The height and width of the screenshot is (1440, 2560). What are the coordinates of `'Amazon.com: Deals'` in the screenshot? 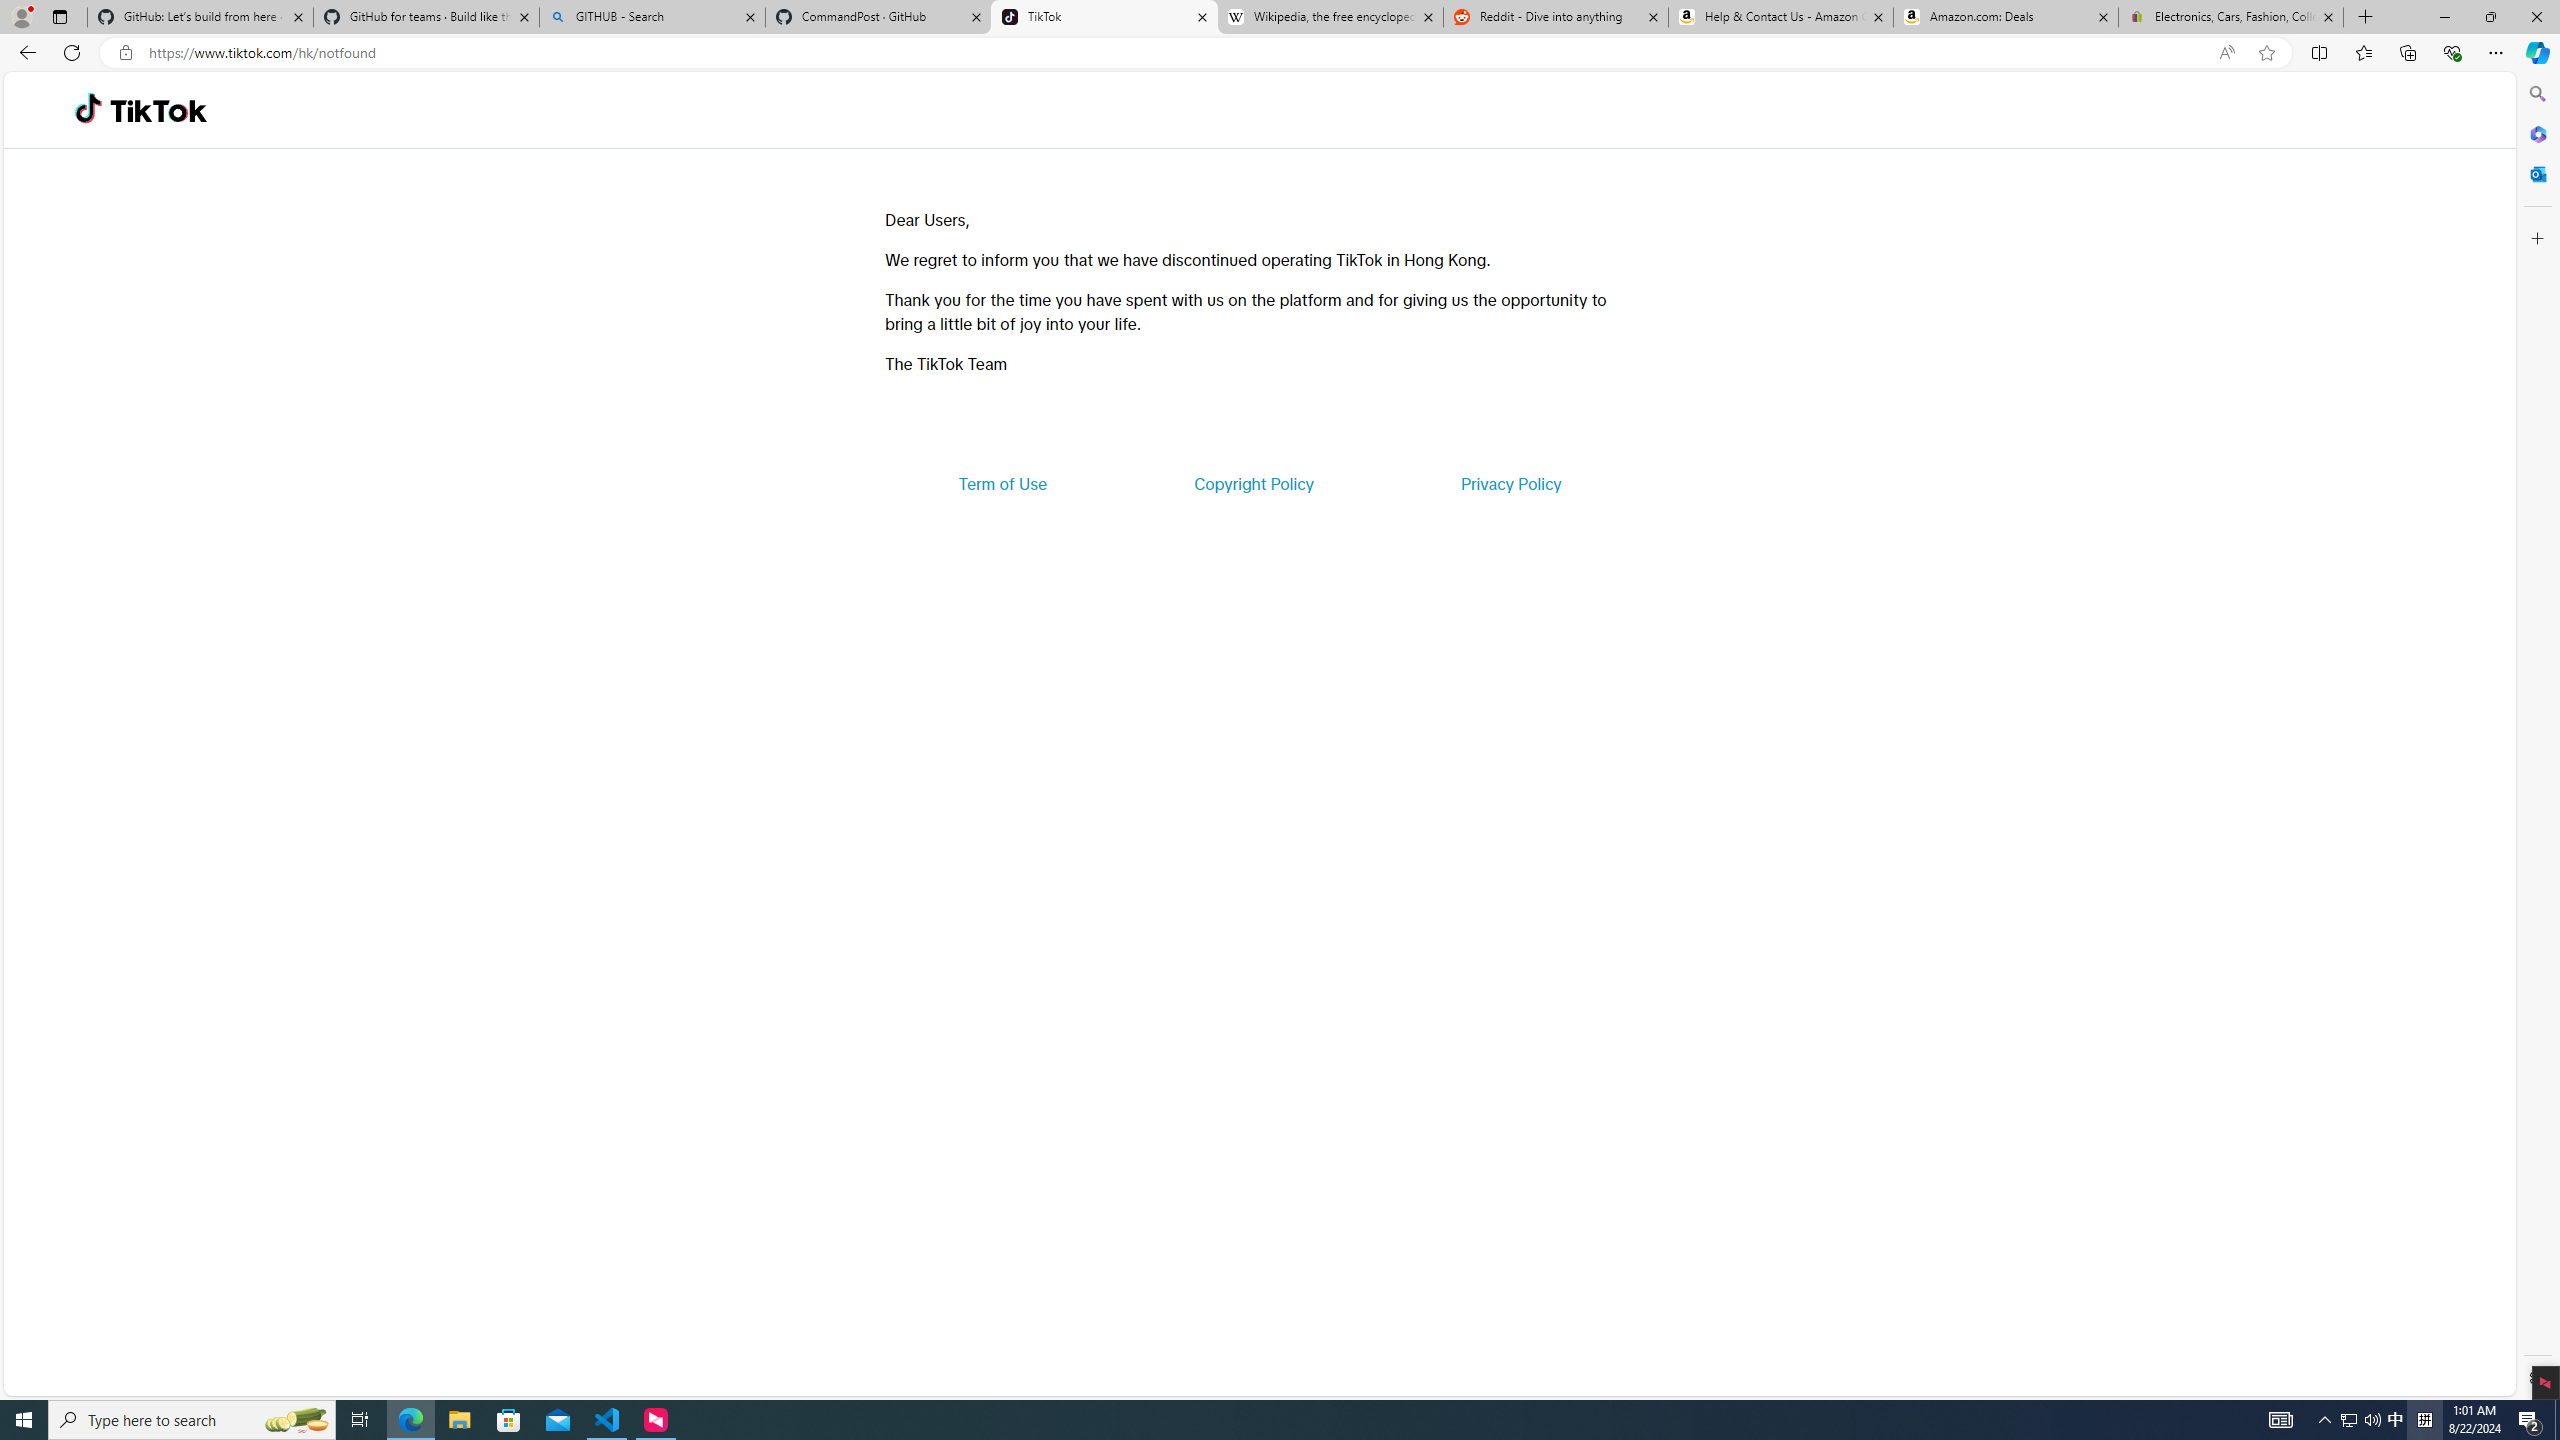 It's located at (2005, 16).